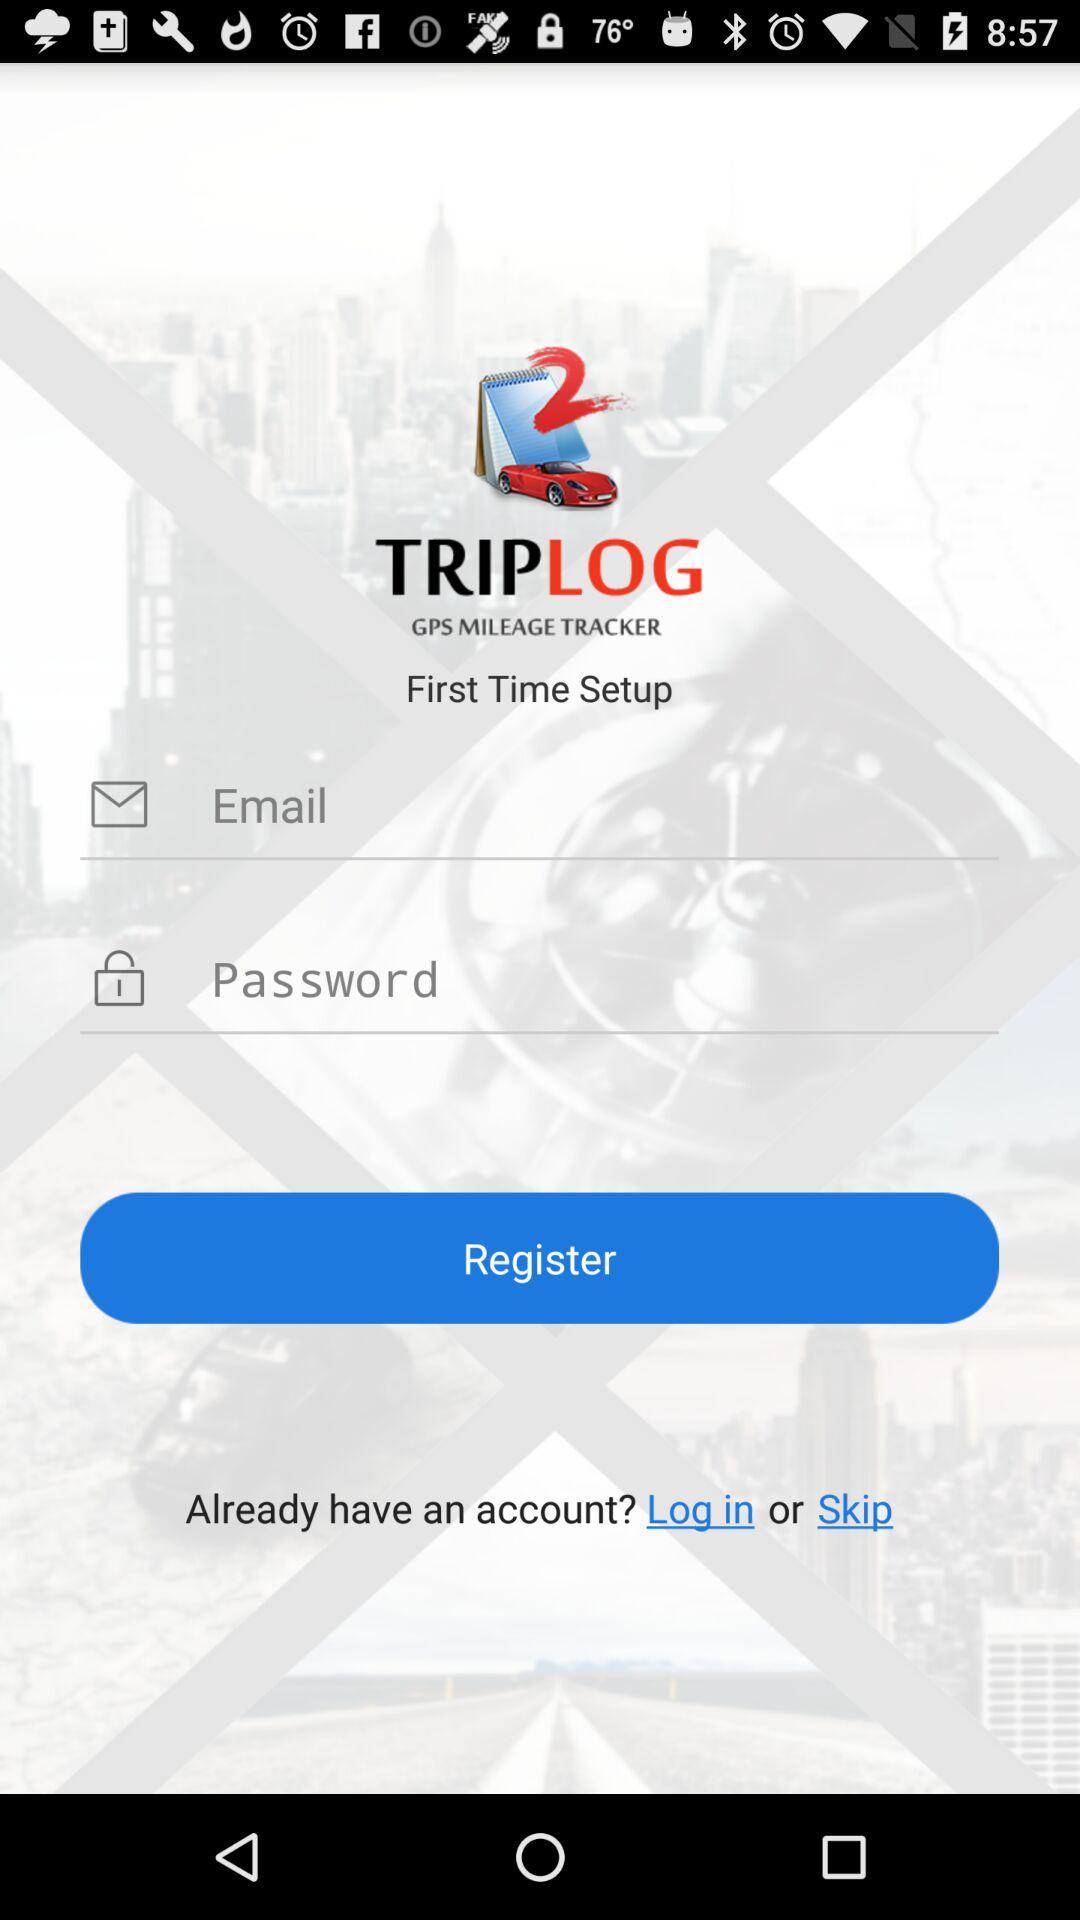  Describe the element at coordinates (699, 1507) in the screenshot. I see `the item to the right of already have an app` at that location.